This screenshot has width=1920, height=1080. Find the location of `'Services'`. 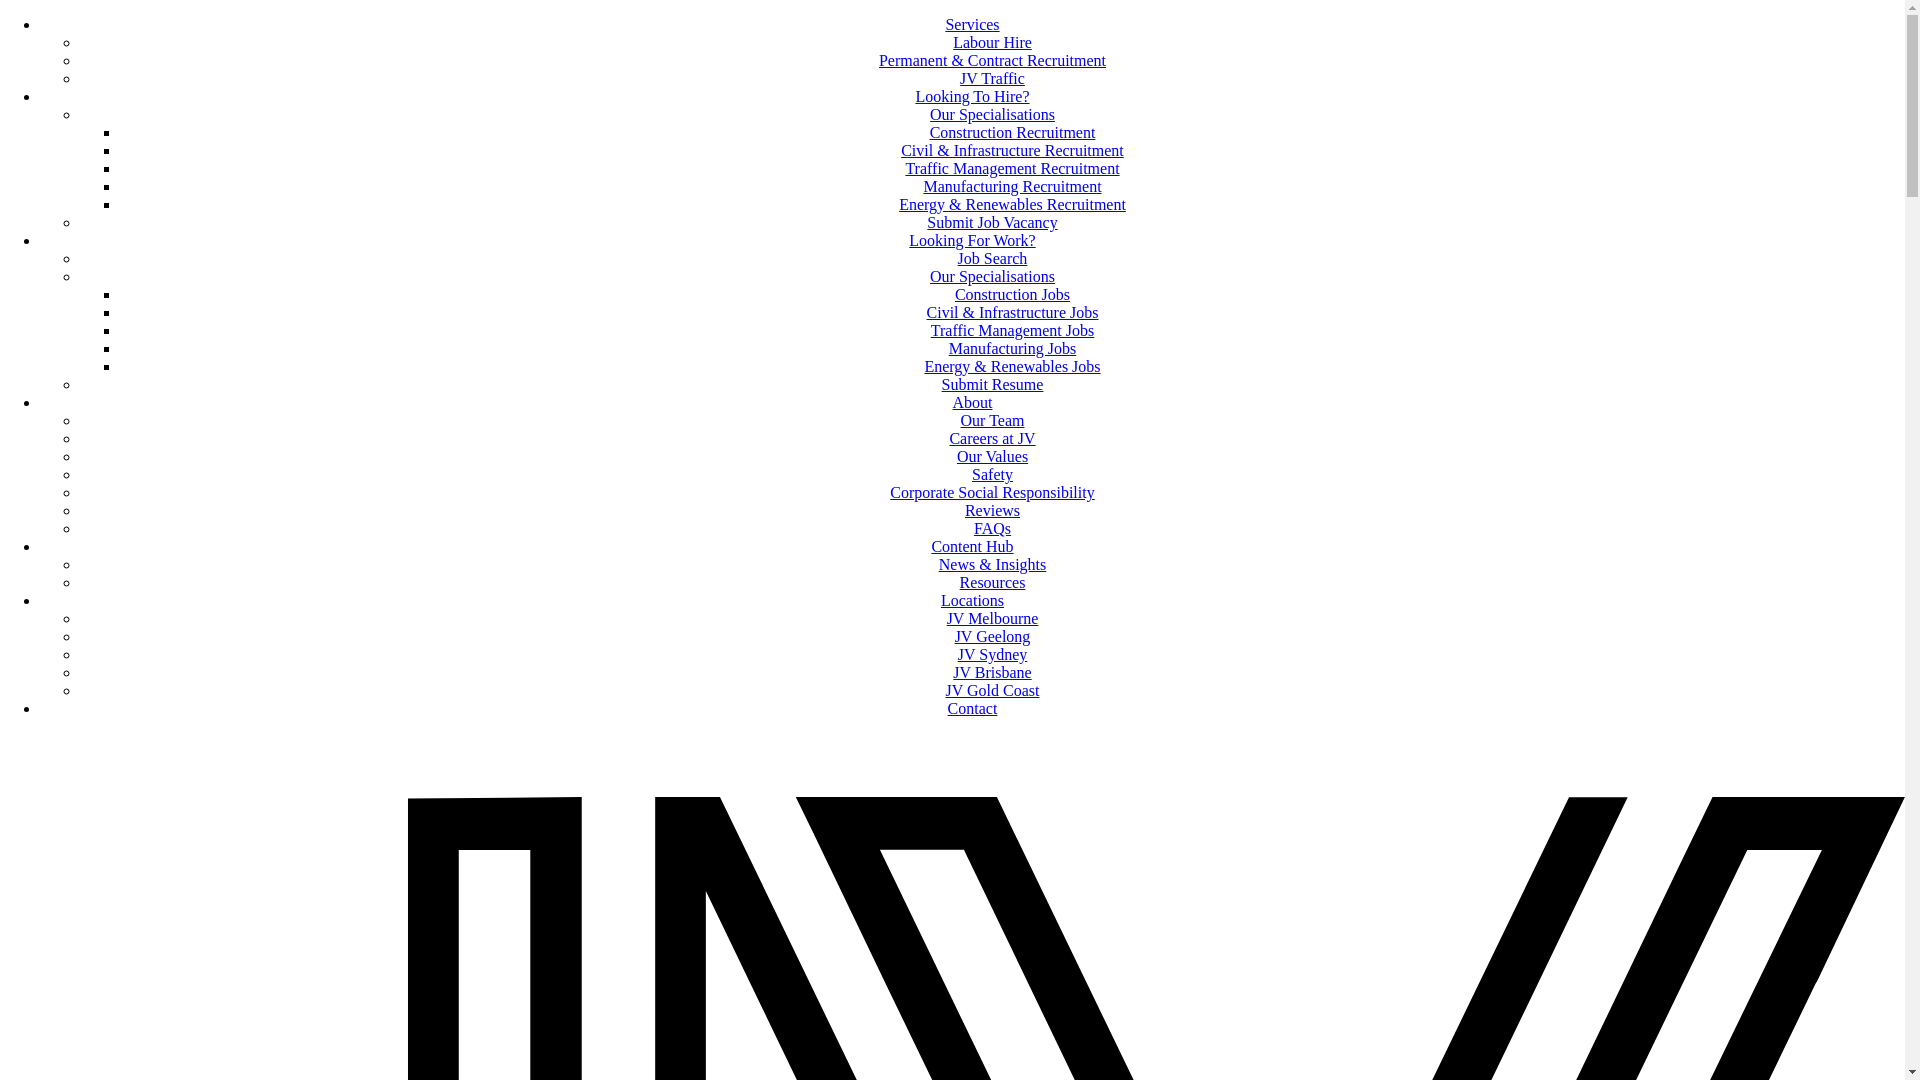

'Services' is located at coordinates (944, 24).